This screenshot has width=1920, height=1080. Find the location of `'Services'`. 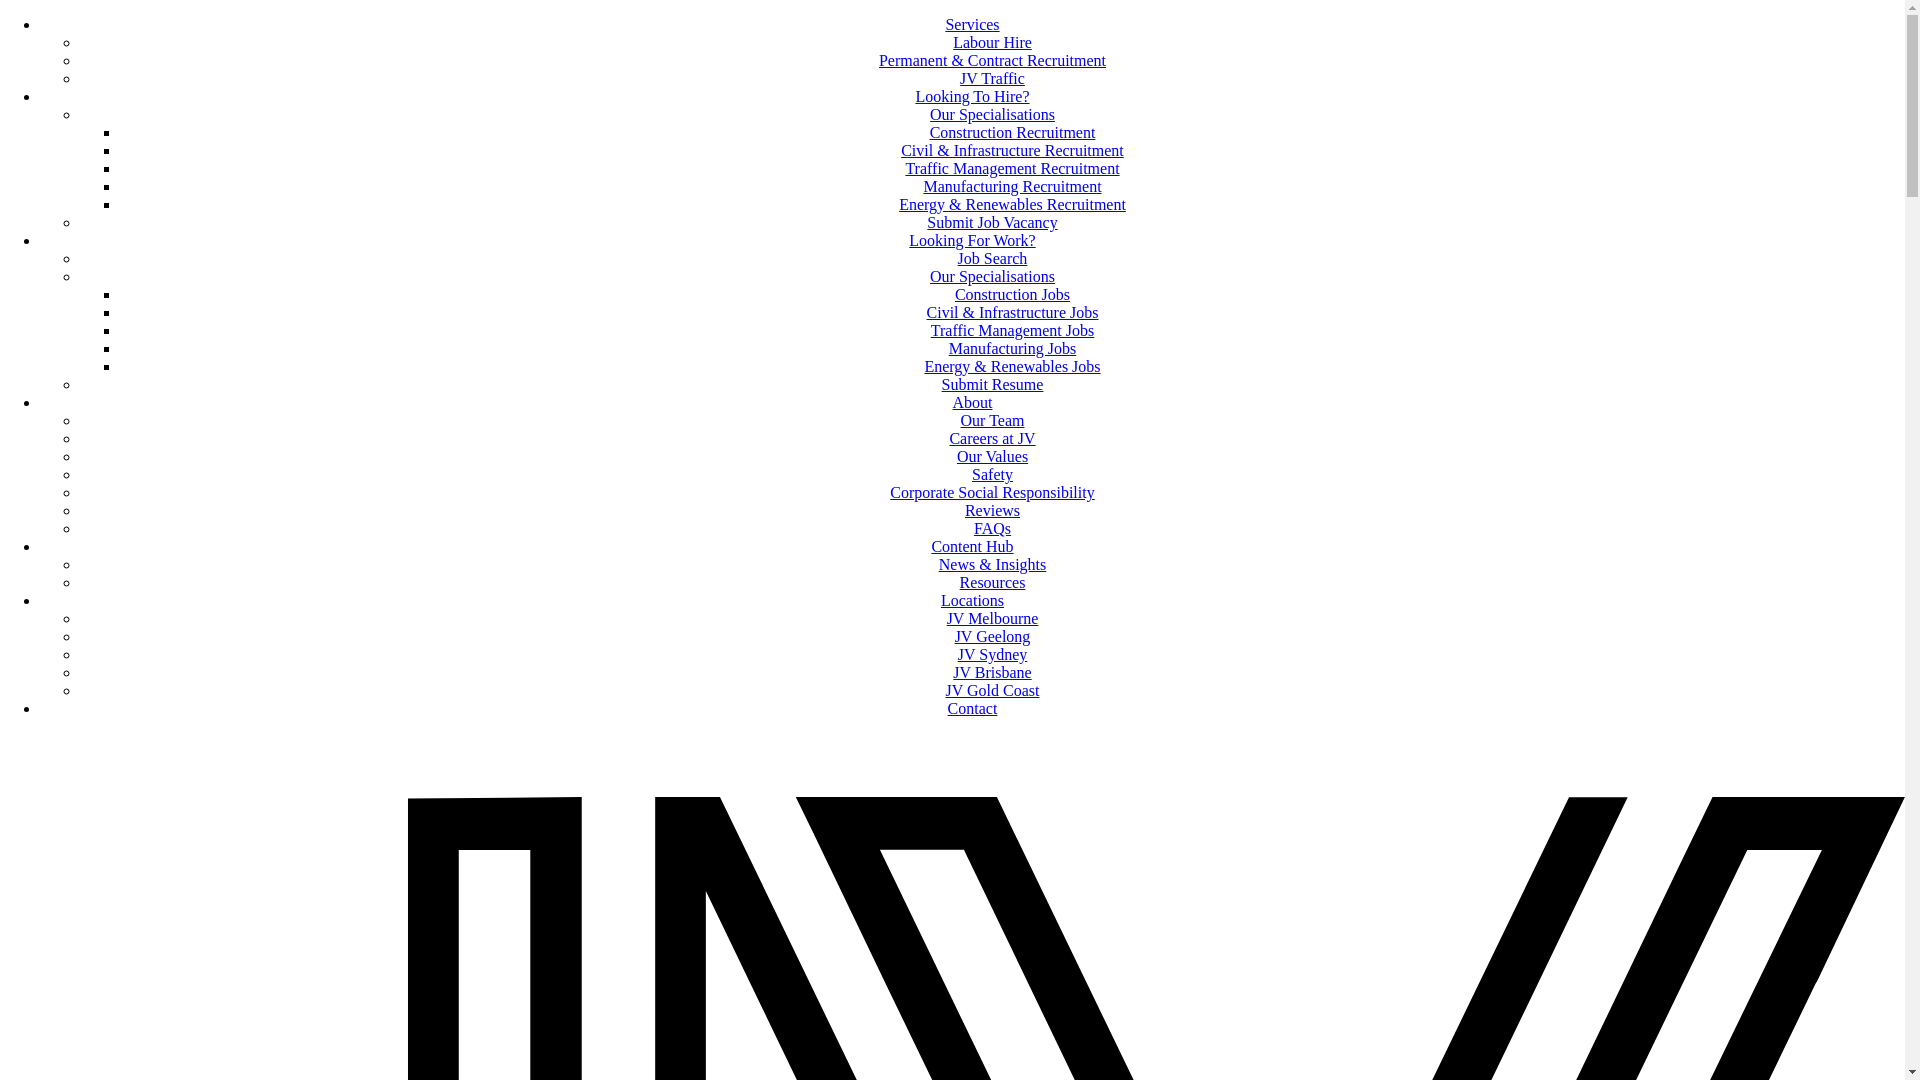

'Services' is located at coordinates (944, 24).